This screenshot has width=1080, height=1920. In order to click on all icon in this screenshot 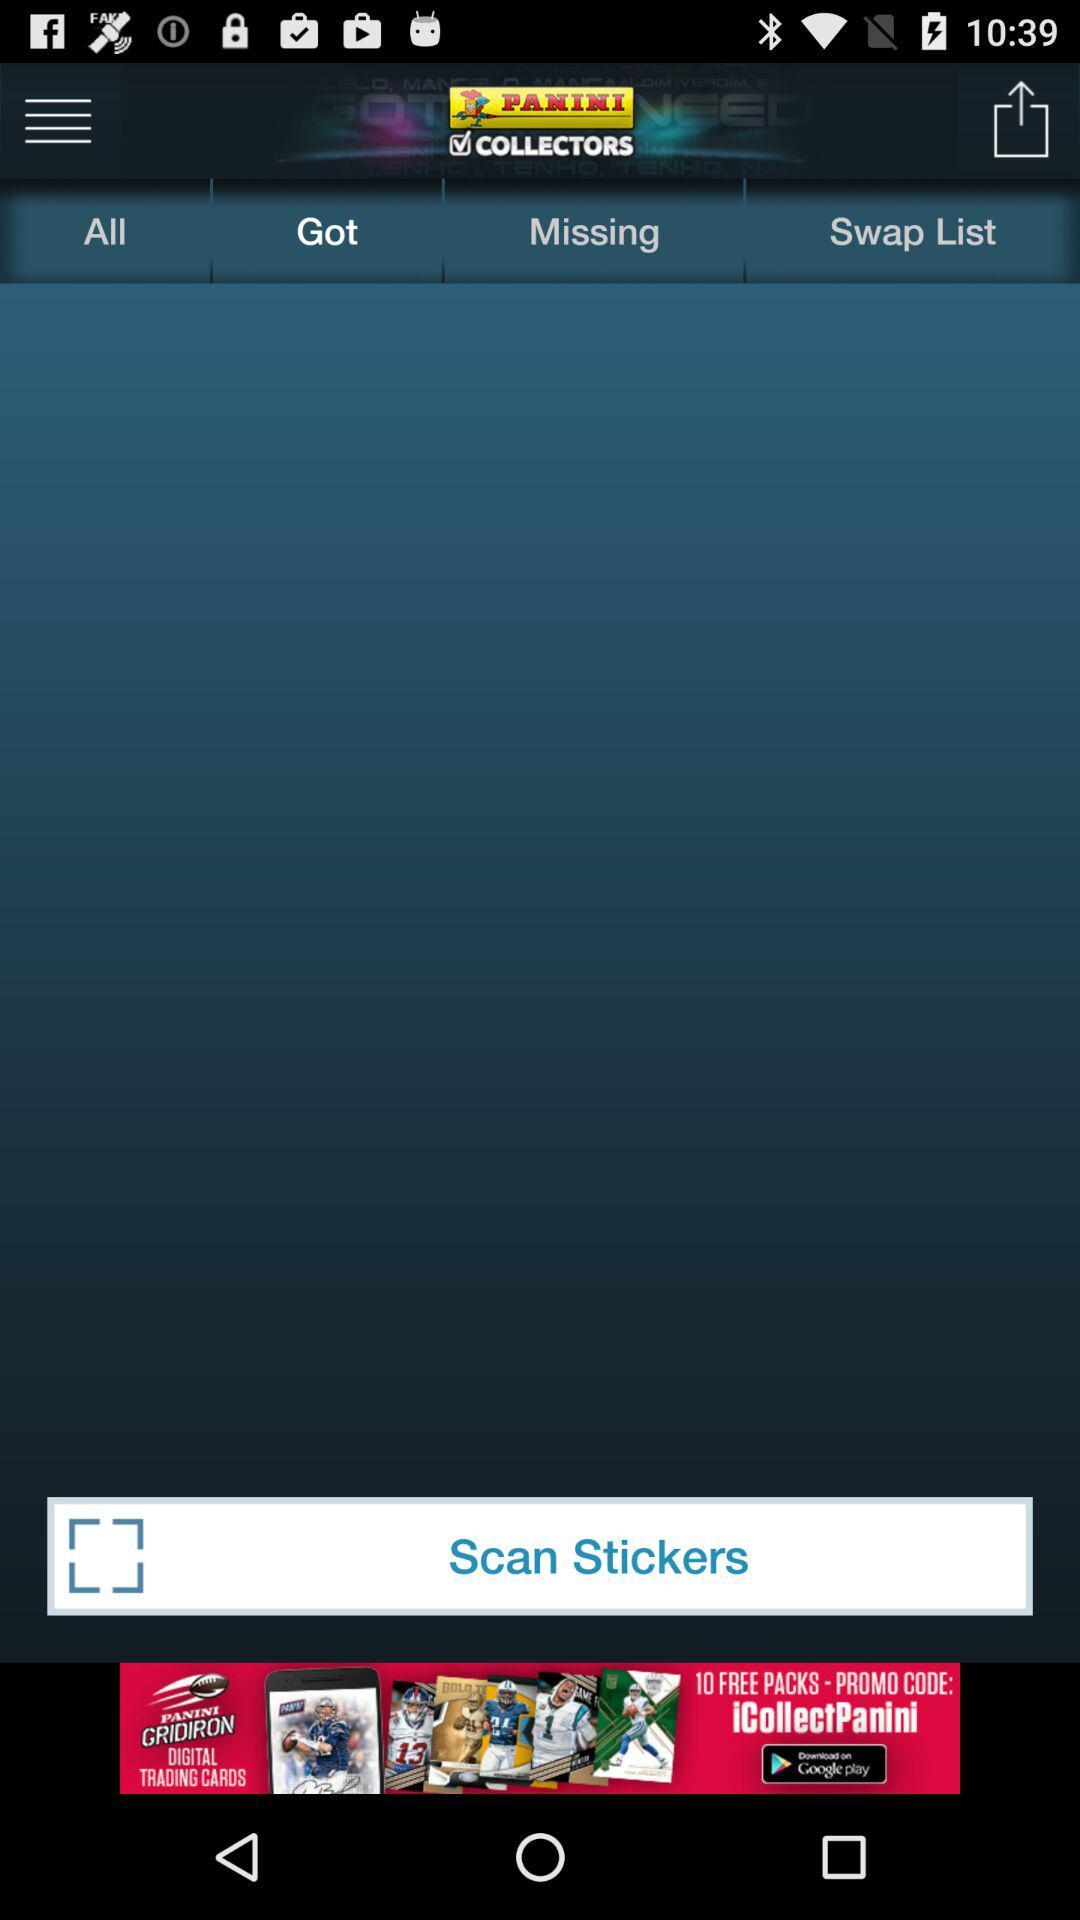, I will do `click(104, 230)`.